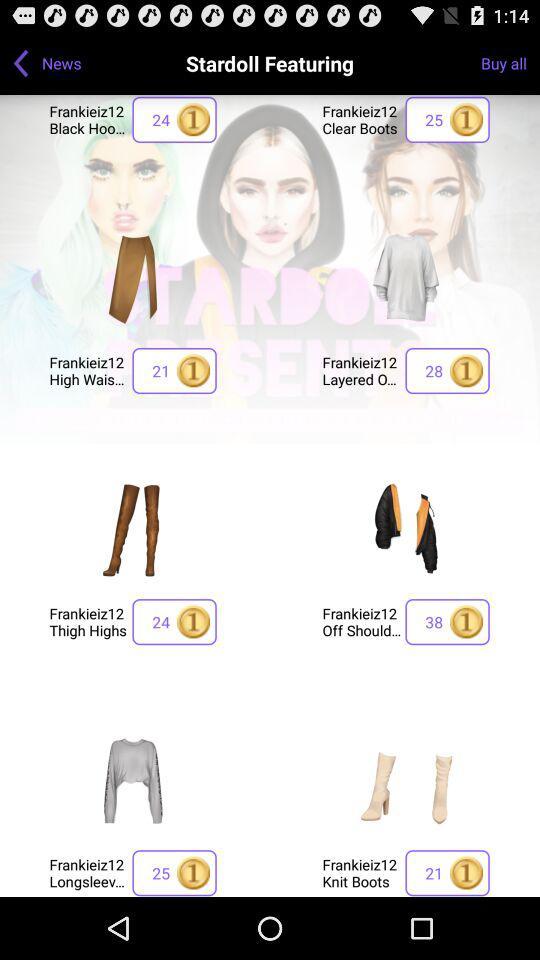 This screenshot has width=540, height=960. Describe the element at coordinates (87, 119) in the screenshot. I see `the app below the news` at that location.